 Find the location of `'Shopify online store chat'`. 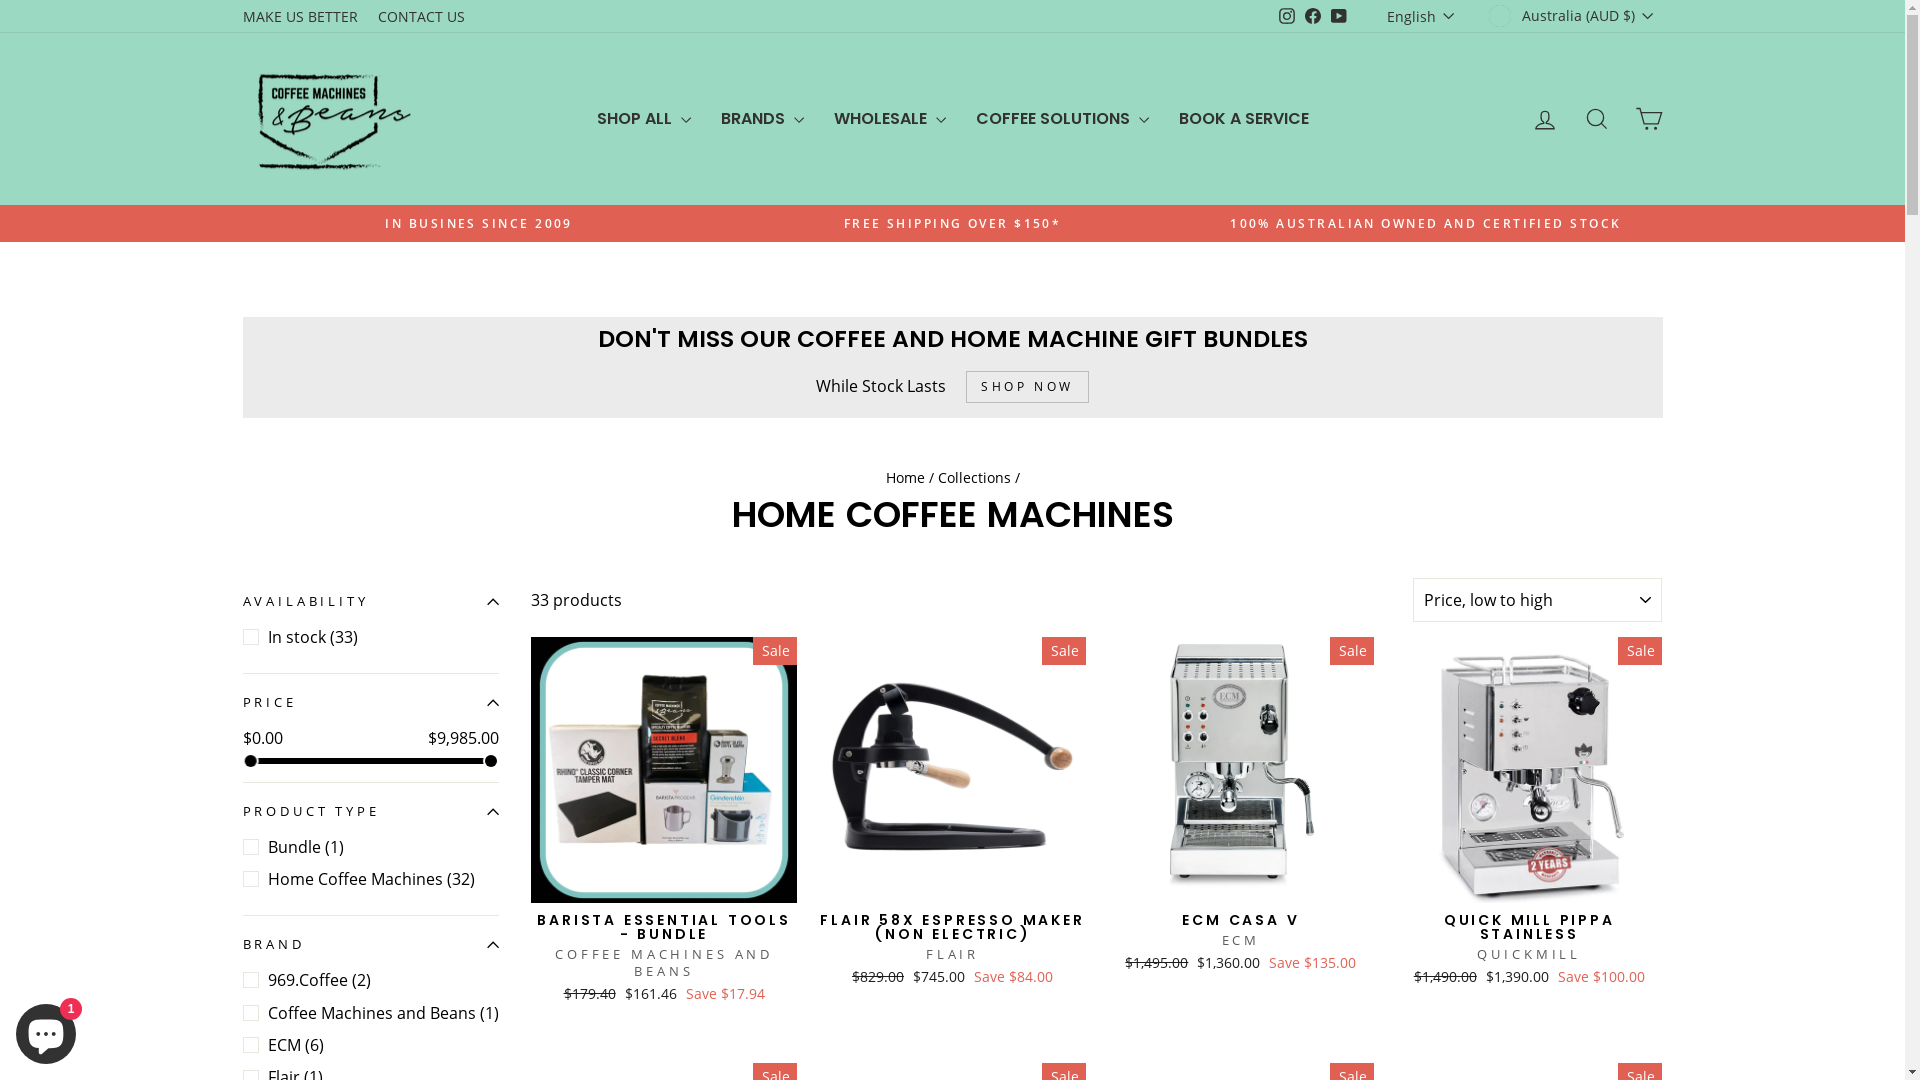

'Shopify online store chat' is located at coordinates (46, 1029).